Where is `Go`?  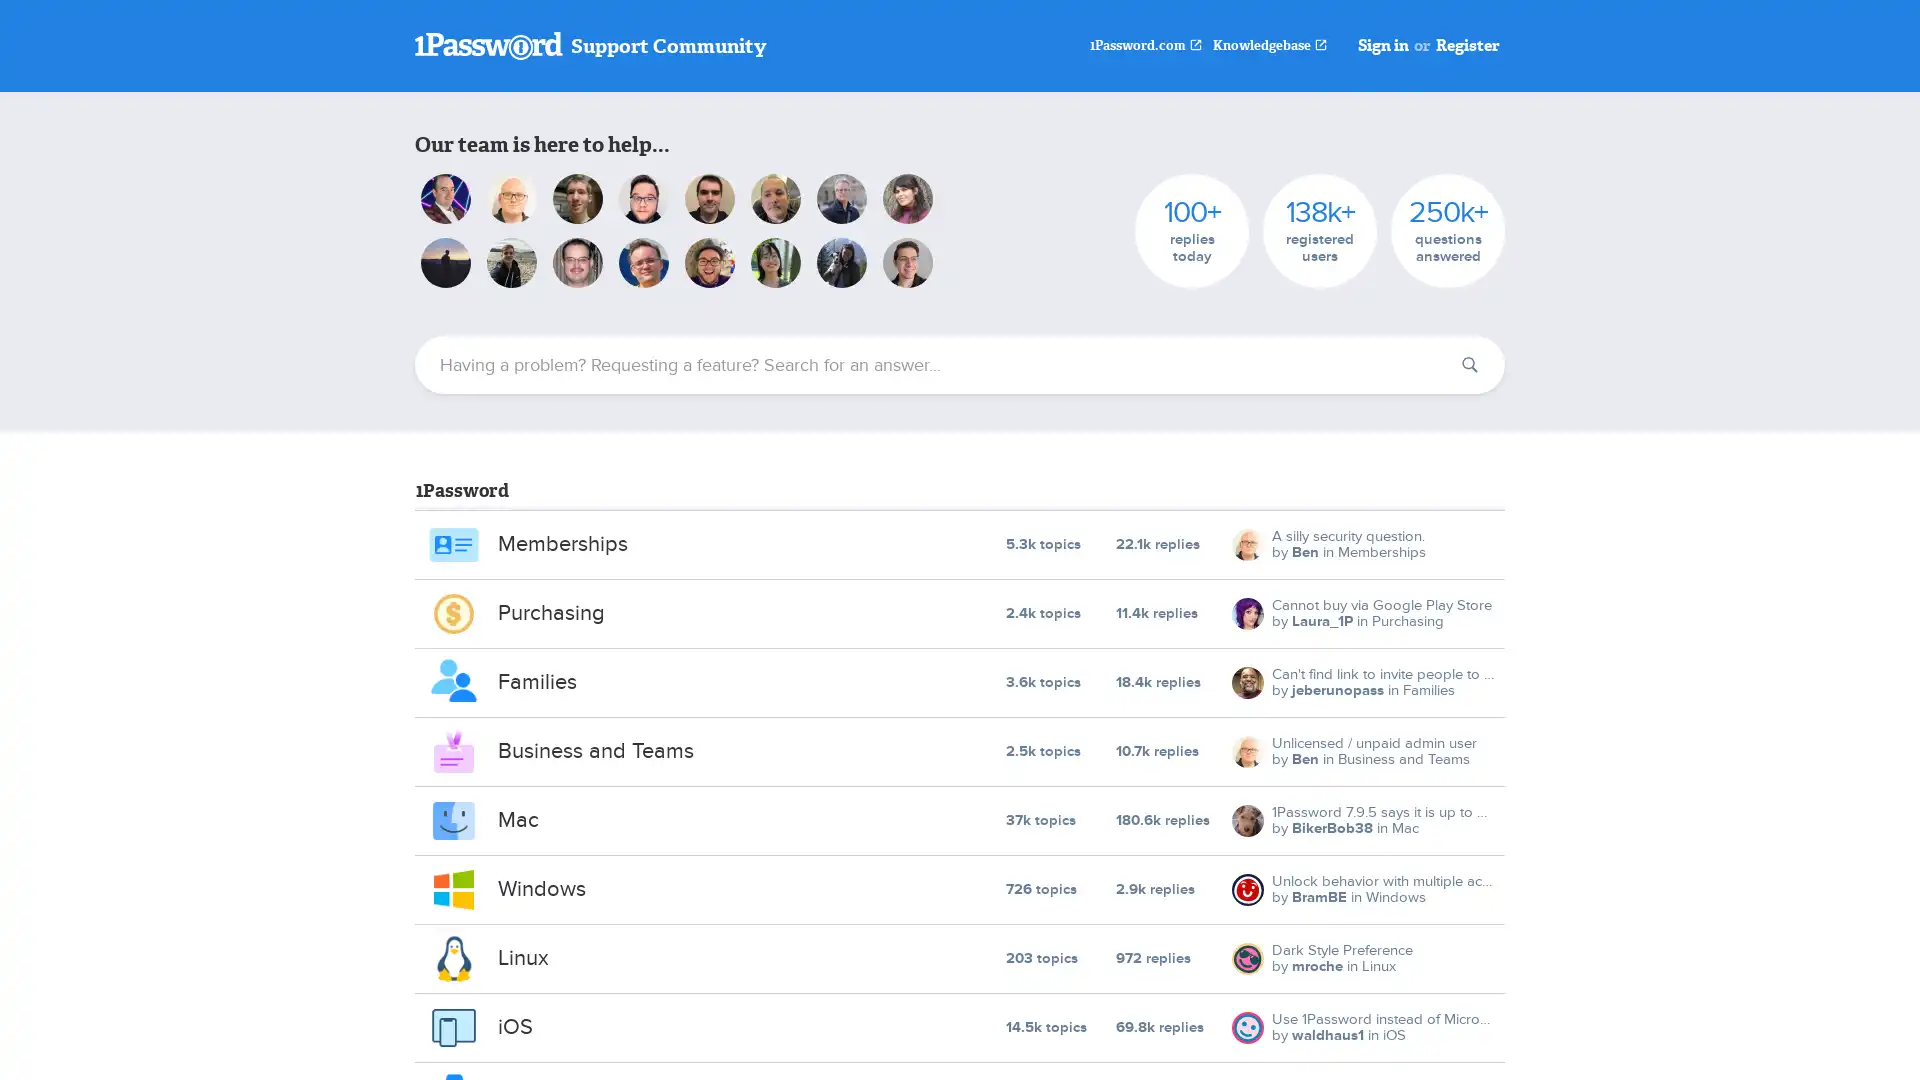 Go is located at coordinates (1469, 365).